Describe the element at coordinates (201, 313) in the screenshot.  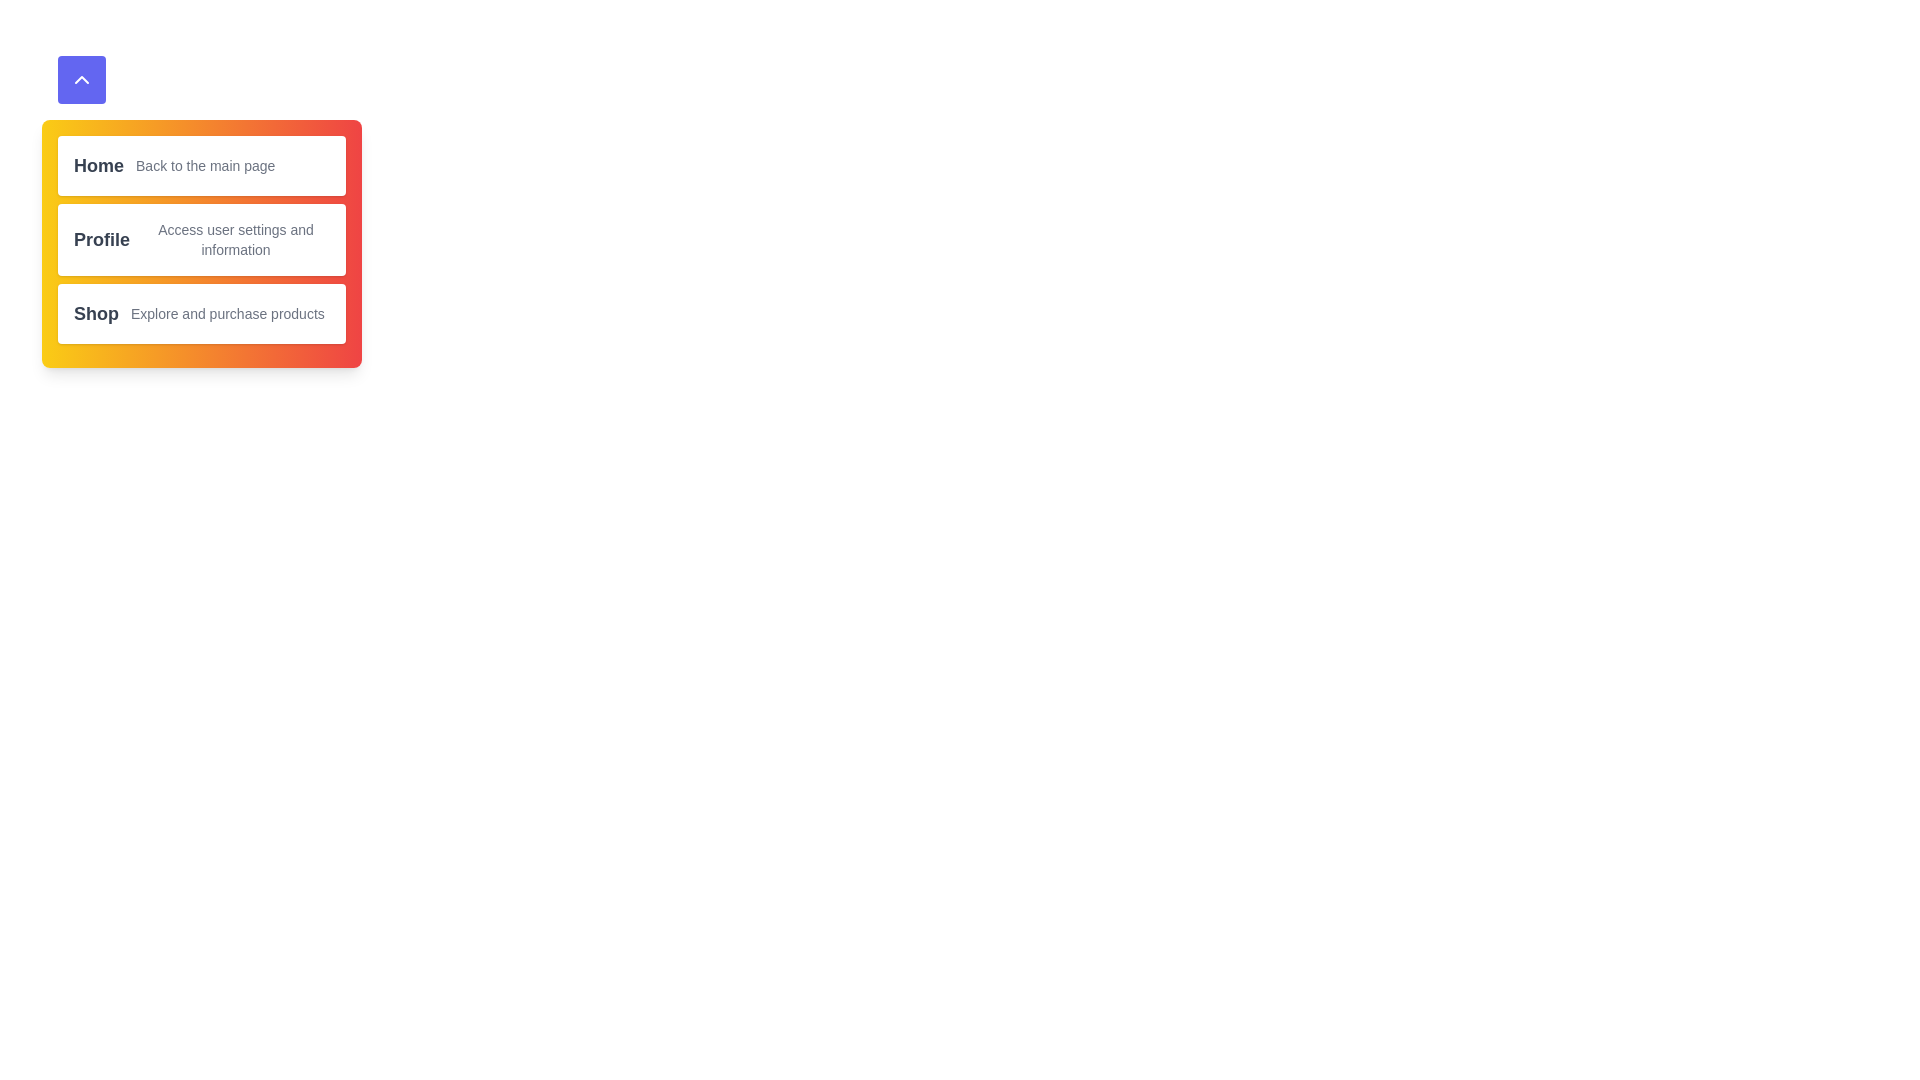
I see `the menu item labeled Shop` at that location.